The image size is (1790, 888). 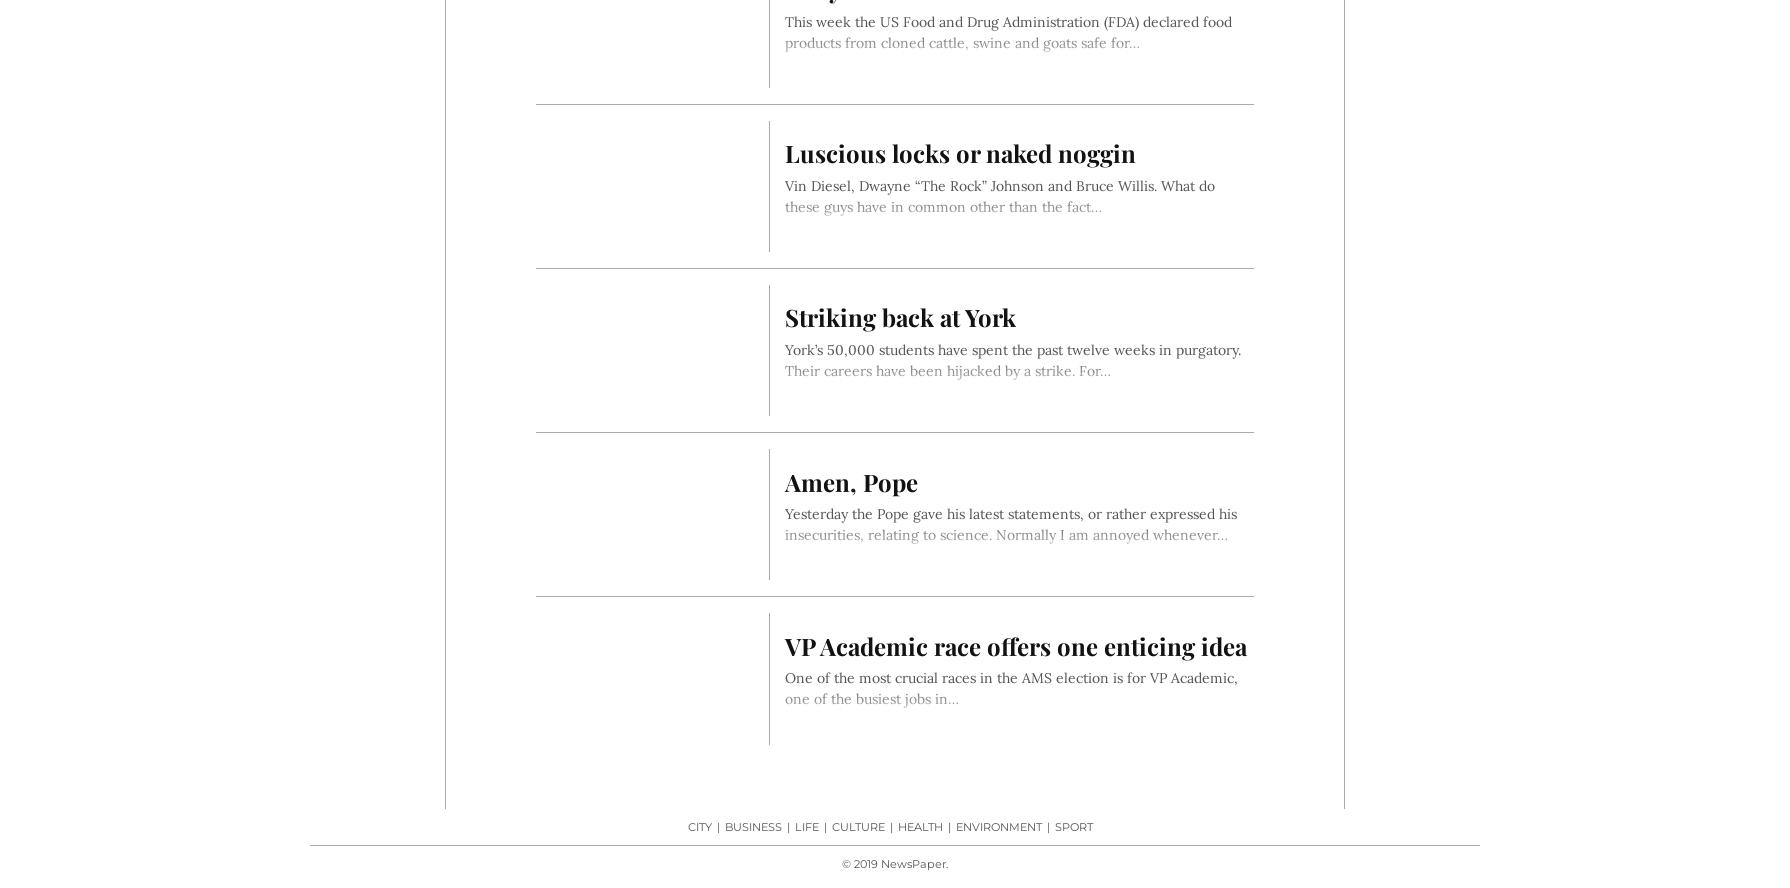 What do you see at coordinates (783, 32) in the screenshot?
I see `'This week the US Food and Drug Administration (FDA) declared food products from cloned cattle, swine and goats safe for…'` at bounding box center [783, 32].